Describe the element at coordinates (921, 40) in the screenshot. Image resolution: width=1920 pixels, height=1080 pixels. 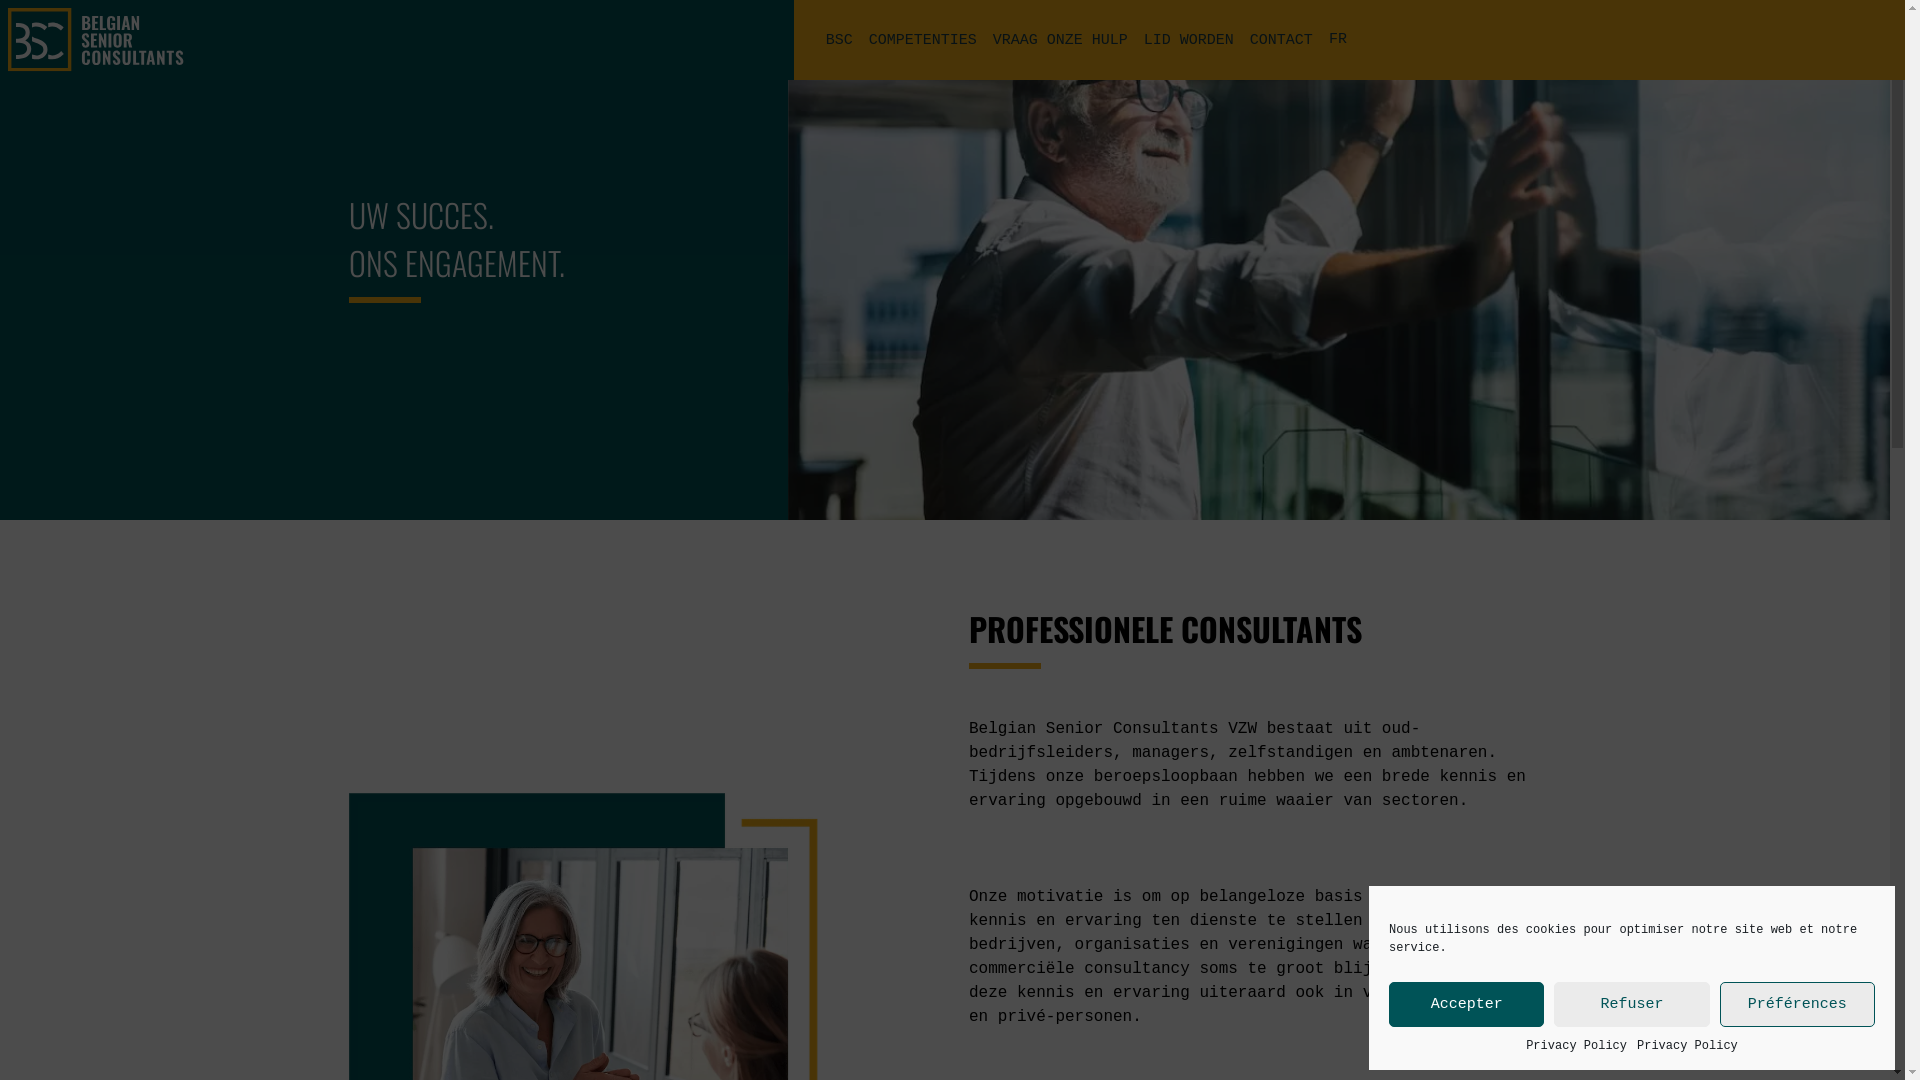
I see `'COMPETENTIES'` at that location.